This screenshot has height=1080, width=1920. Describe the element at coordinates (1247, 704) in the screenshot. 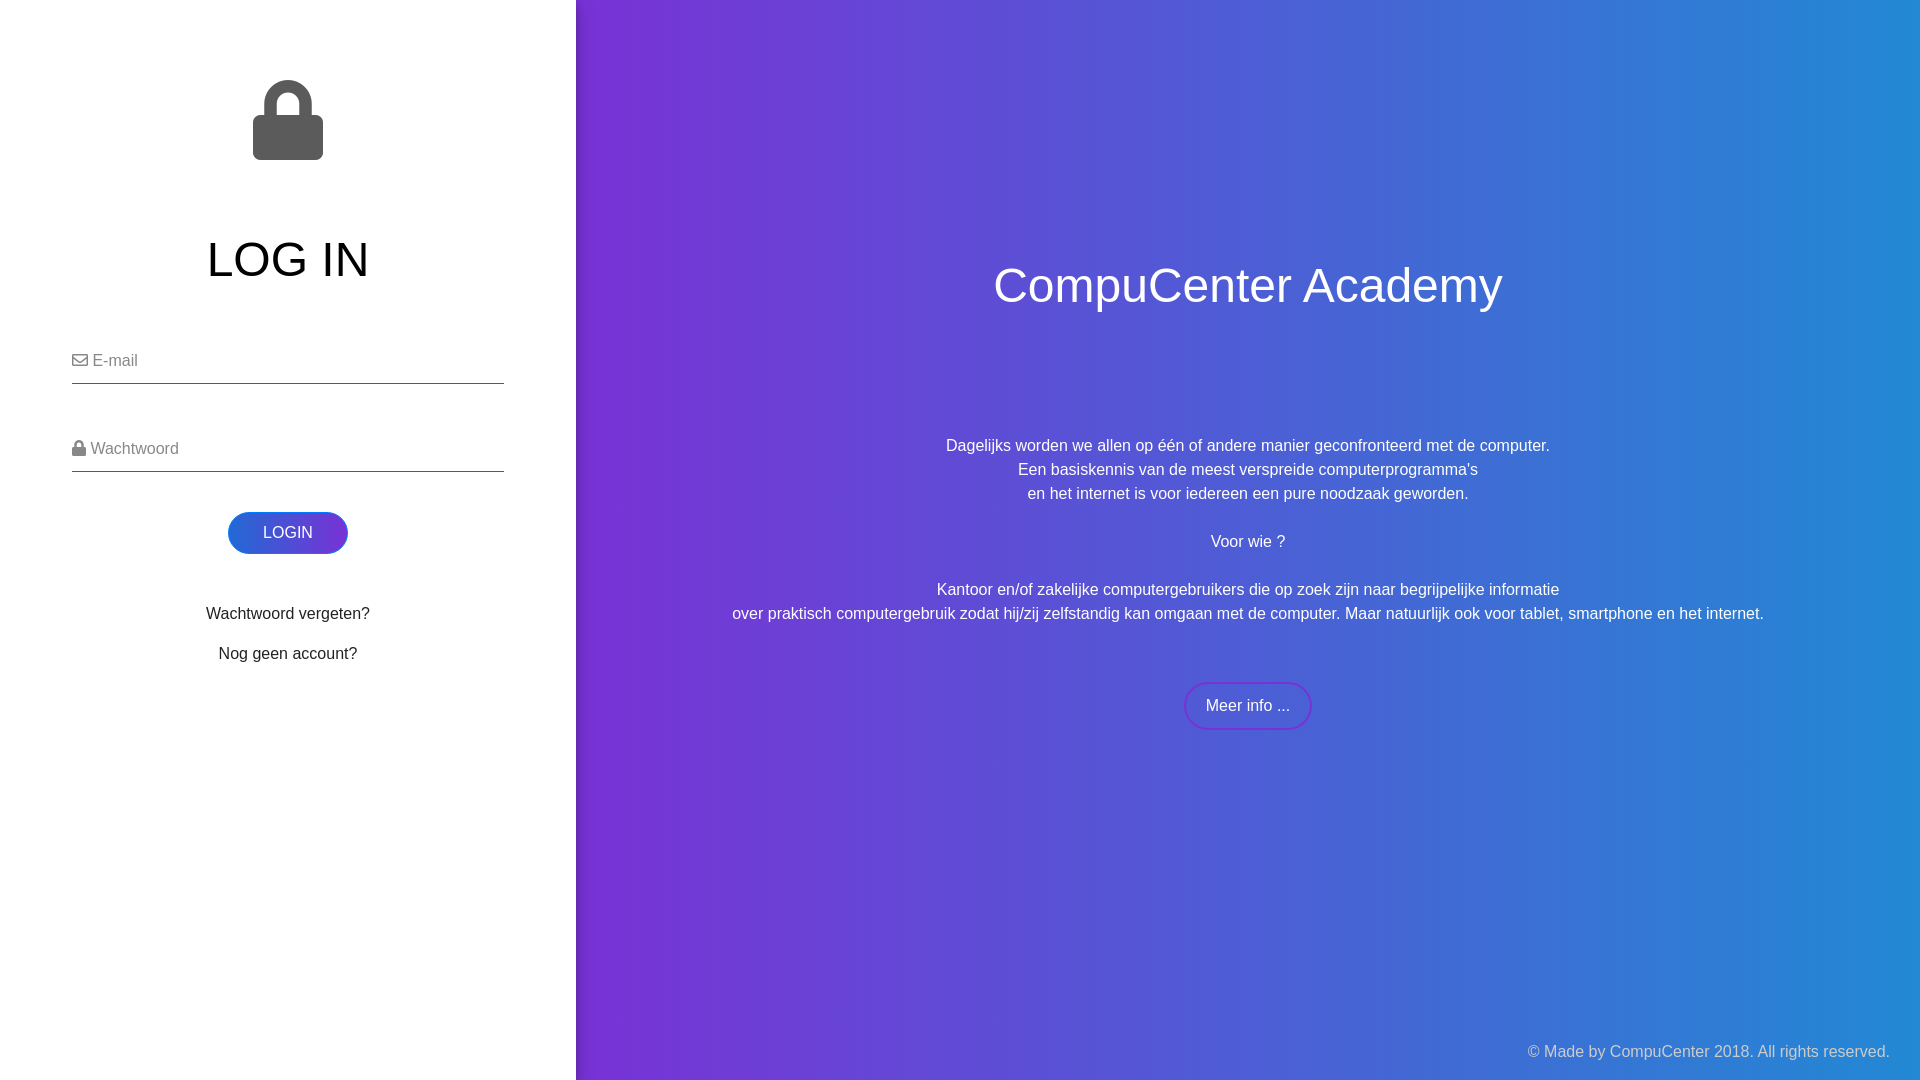

I see `'Meer info ...'` at that location.